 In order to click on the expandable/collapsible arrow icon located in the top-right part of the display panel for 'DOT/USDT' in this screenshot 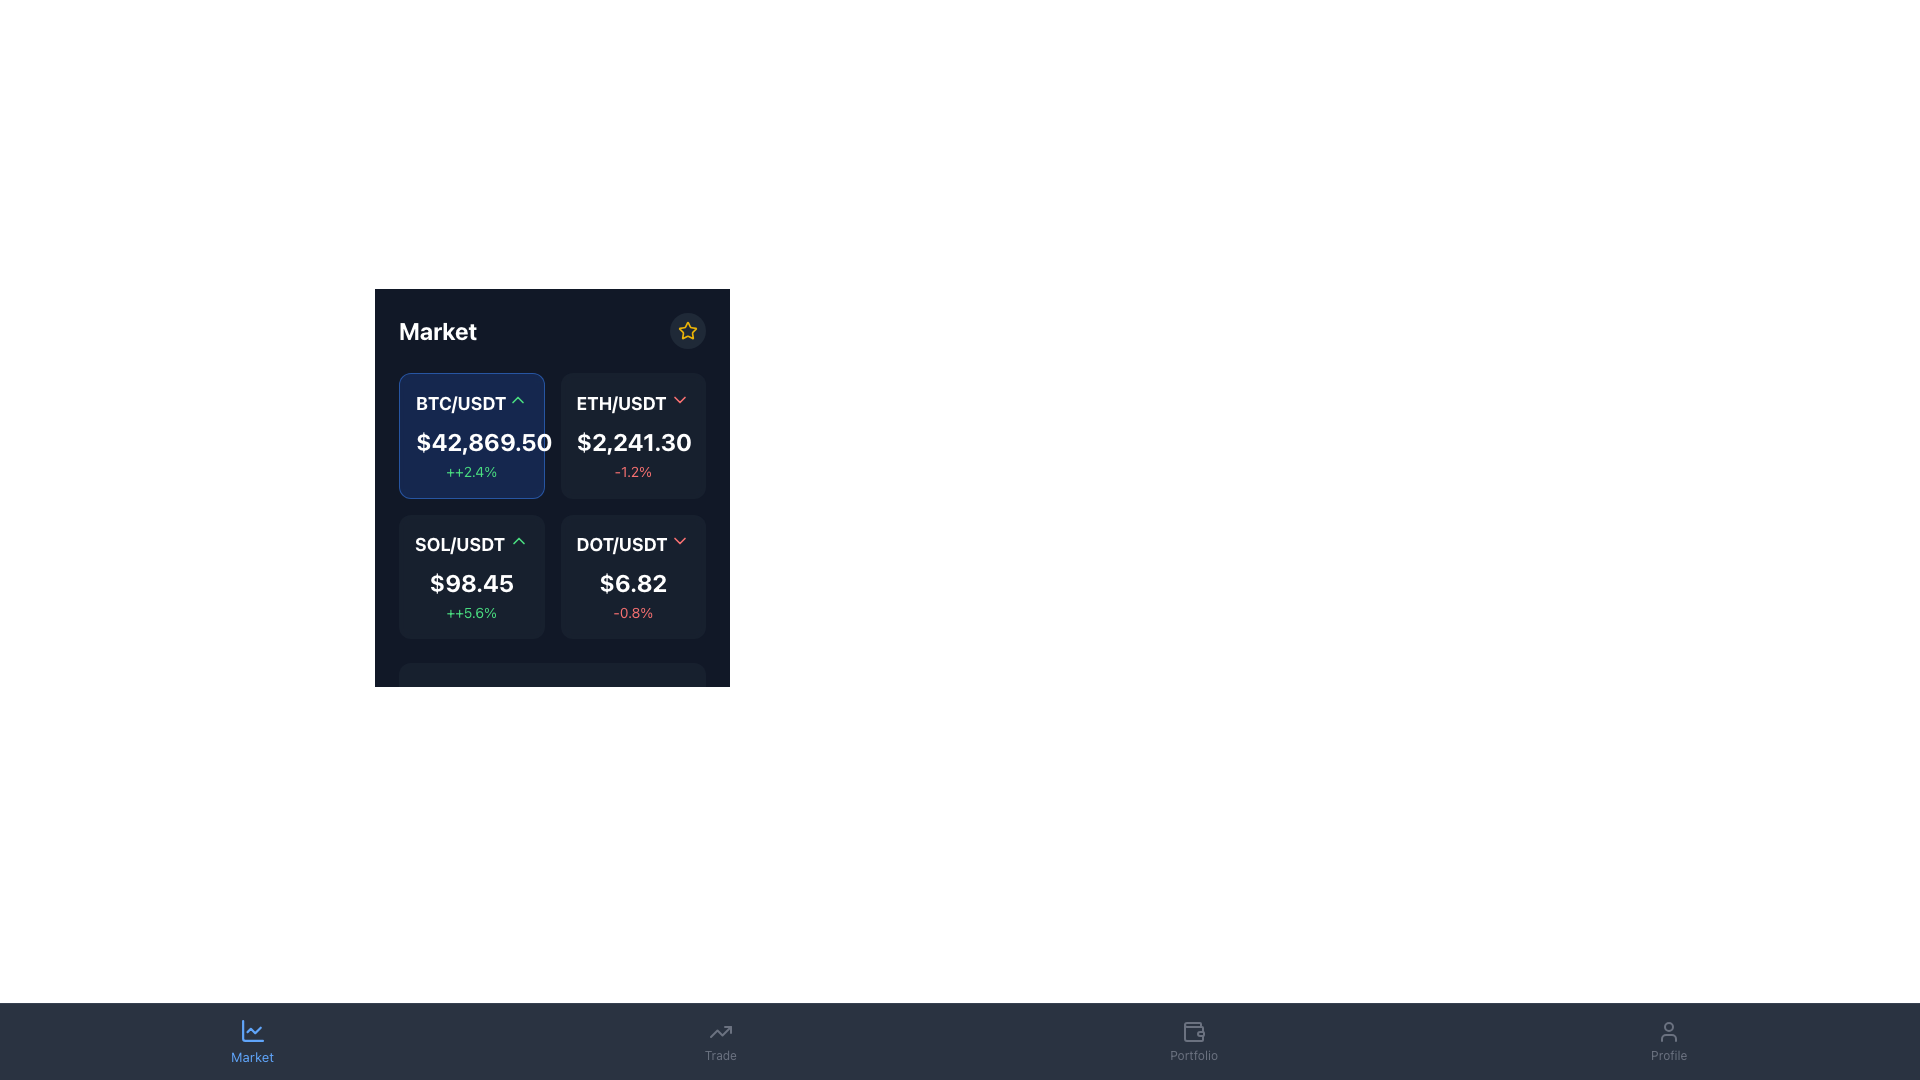, I will do `click(680, 540)`.